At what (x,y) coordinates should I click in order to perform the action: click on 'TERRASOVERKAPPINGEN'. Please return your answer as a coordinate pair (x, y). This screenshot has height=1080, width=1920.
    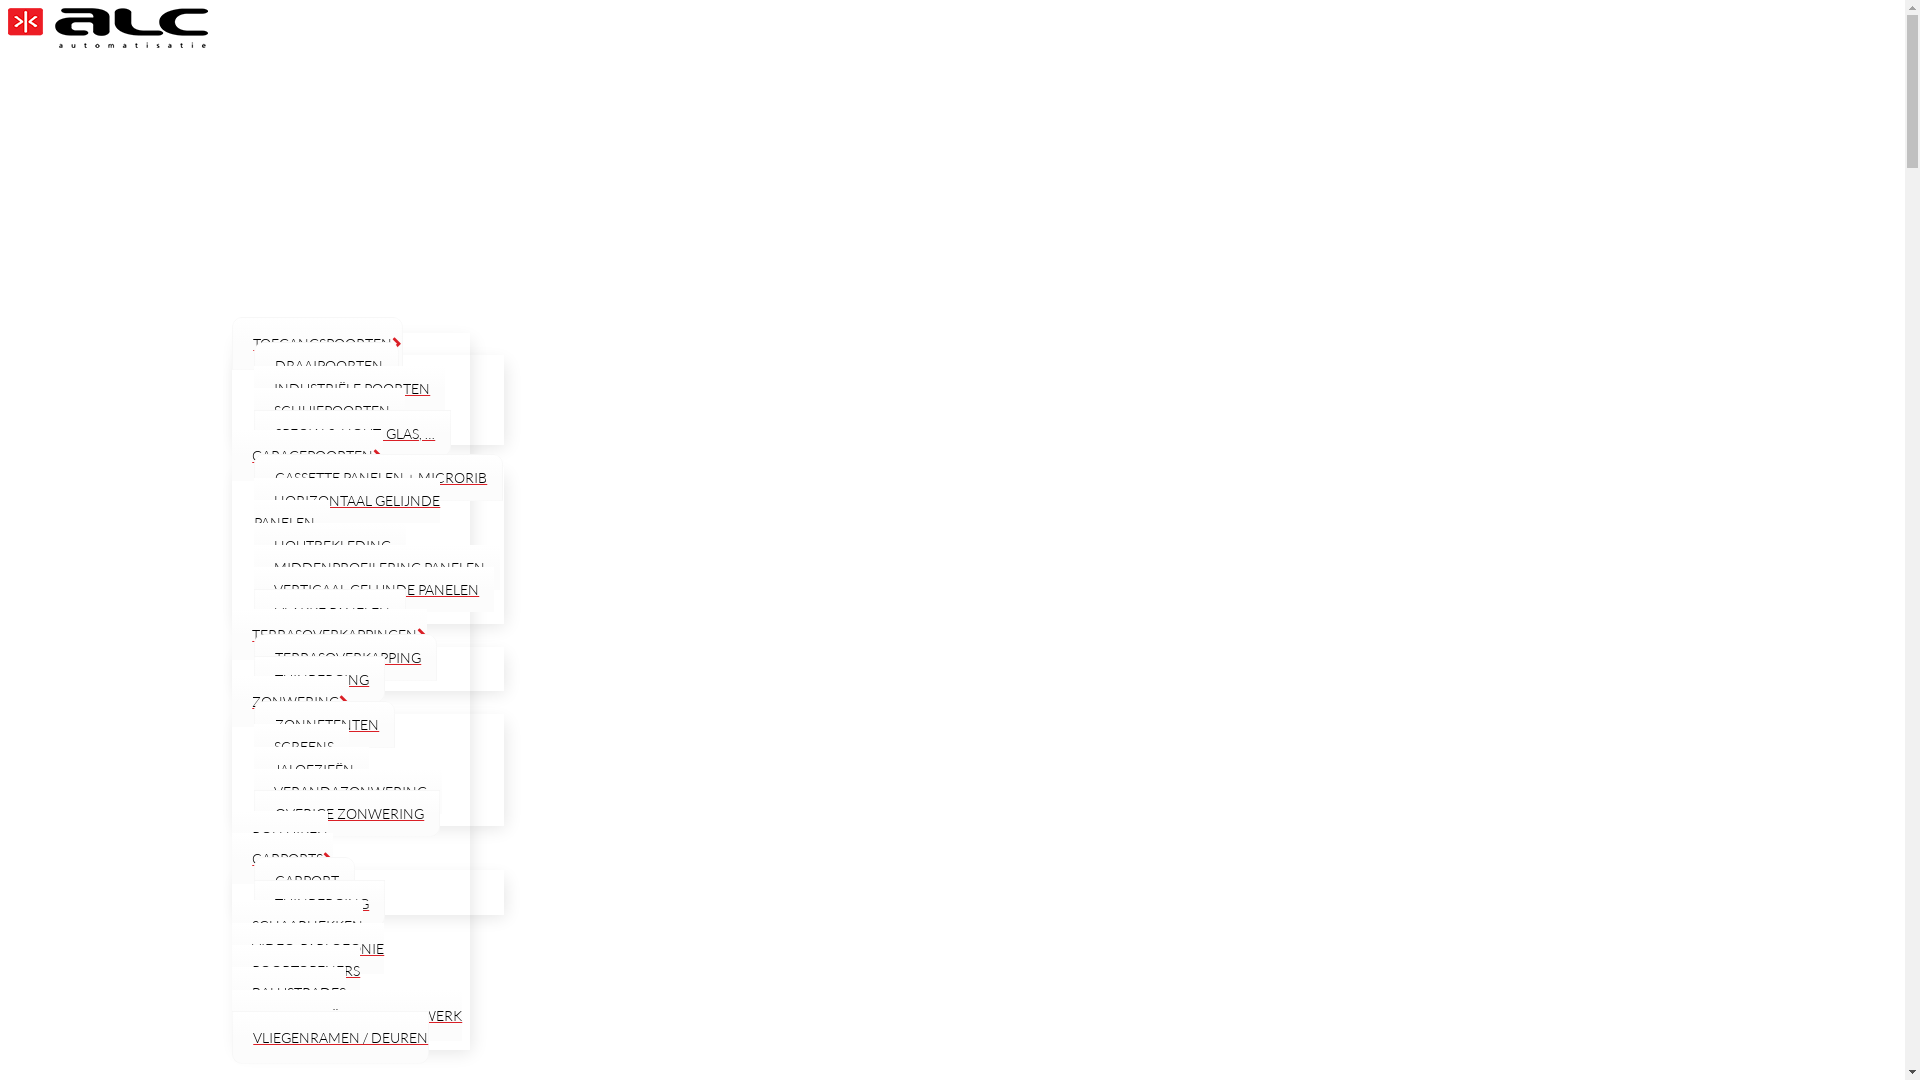
    Looking at the image, I should click on (231, 634).